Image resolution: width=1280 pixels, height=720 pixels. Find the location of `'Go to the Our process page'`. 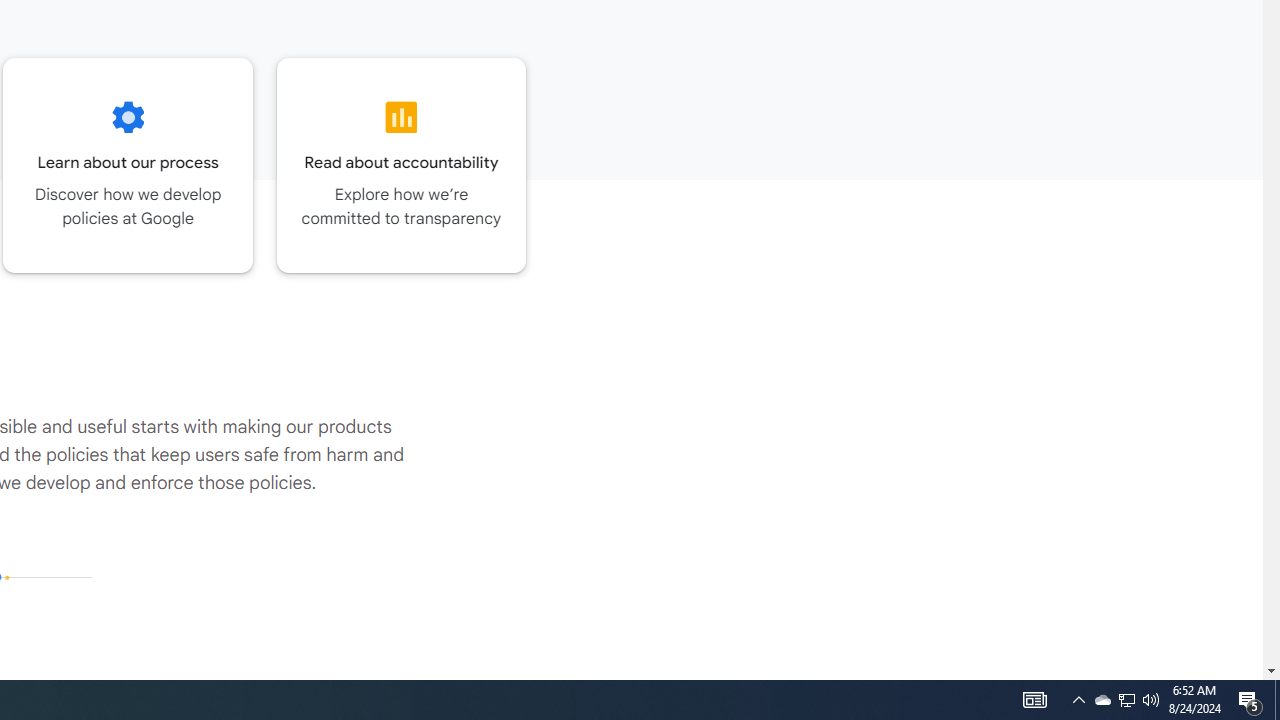

'Go to the Our process page' is located at coordinates (127, 164).